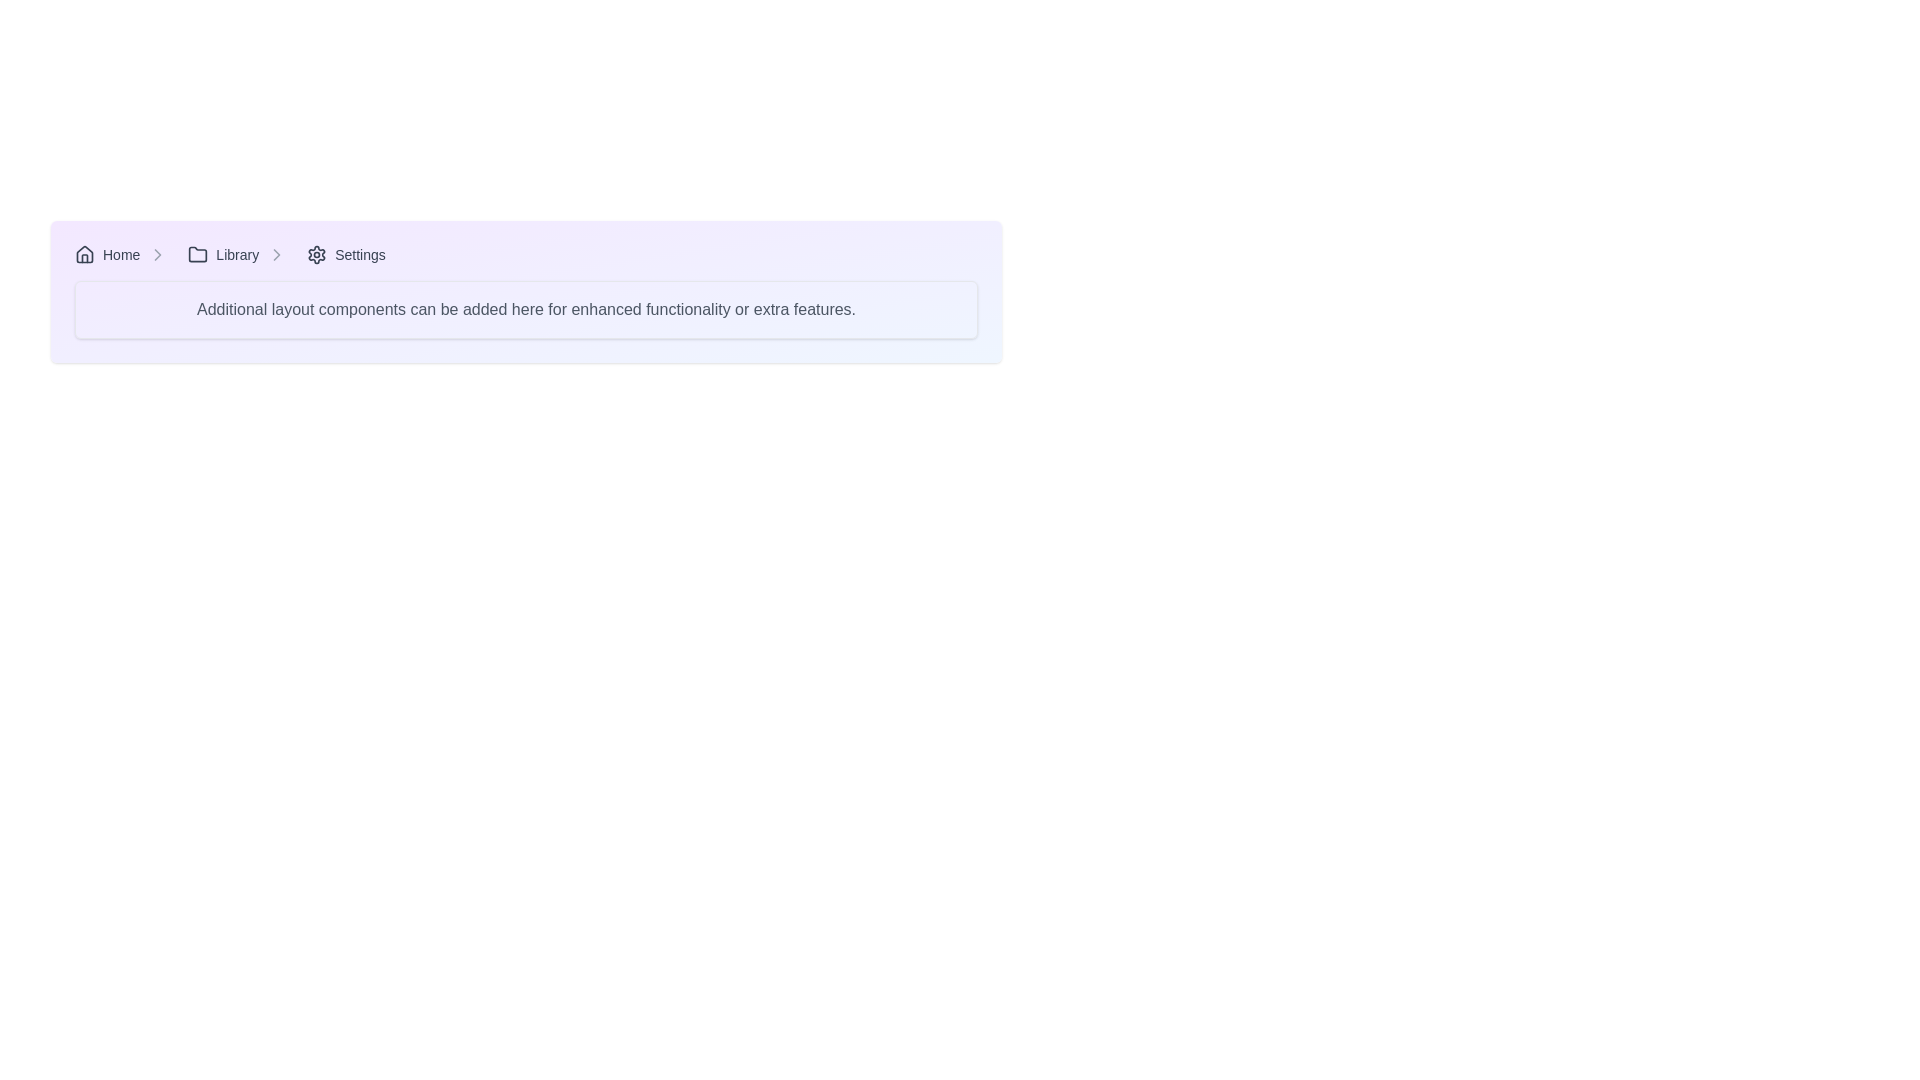  I want to click on the links in the Navigation bar with breadcrumb links located at the top section of the application, so click(526, 253).